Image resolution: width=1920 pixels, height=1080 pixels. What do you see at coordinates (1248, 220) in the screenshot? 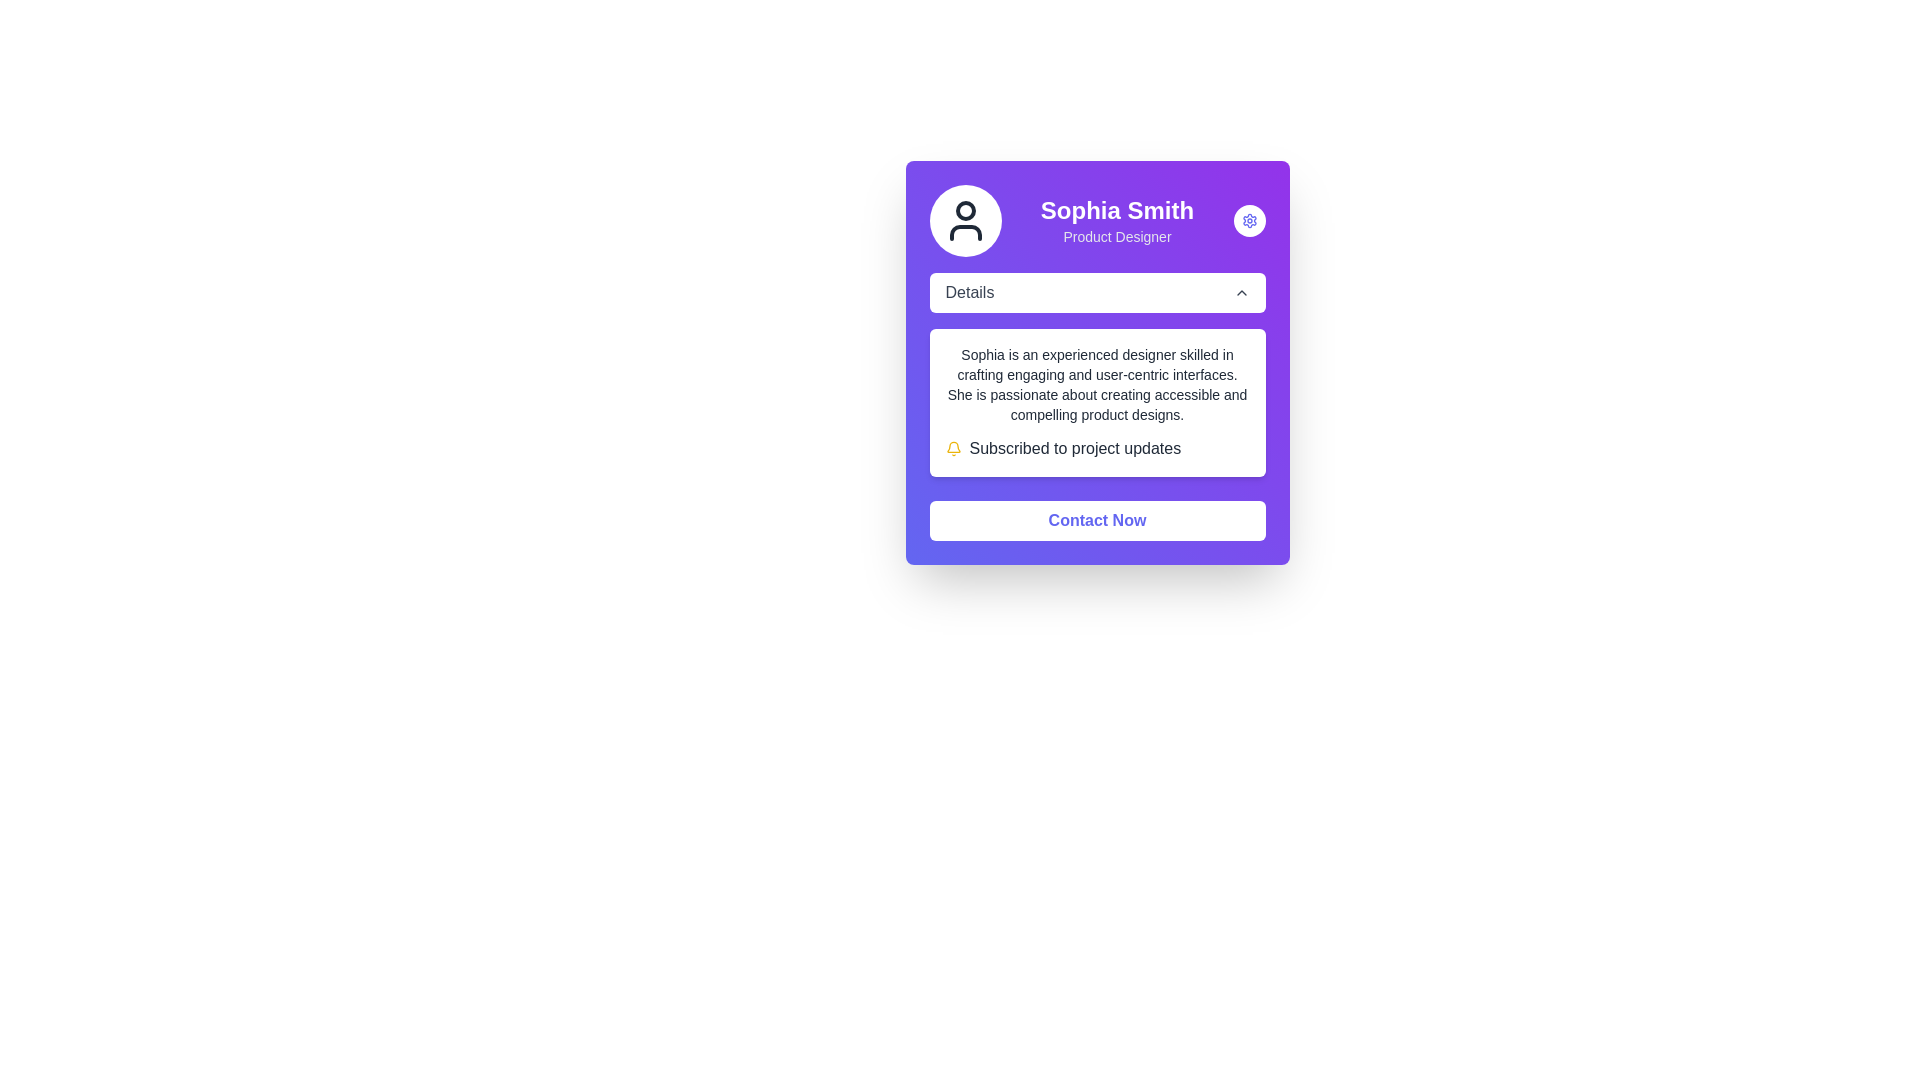
I see `the cogwheel-shaped Settings icon located at the top-right corner of the card interface` at bounding box center [1248, 220].